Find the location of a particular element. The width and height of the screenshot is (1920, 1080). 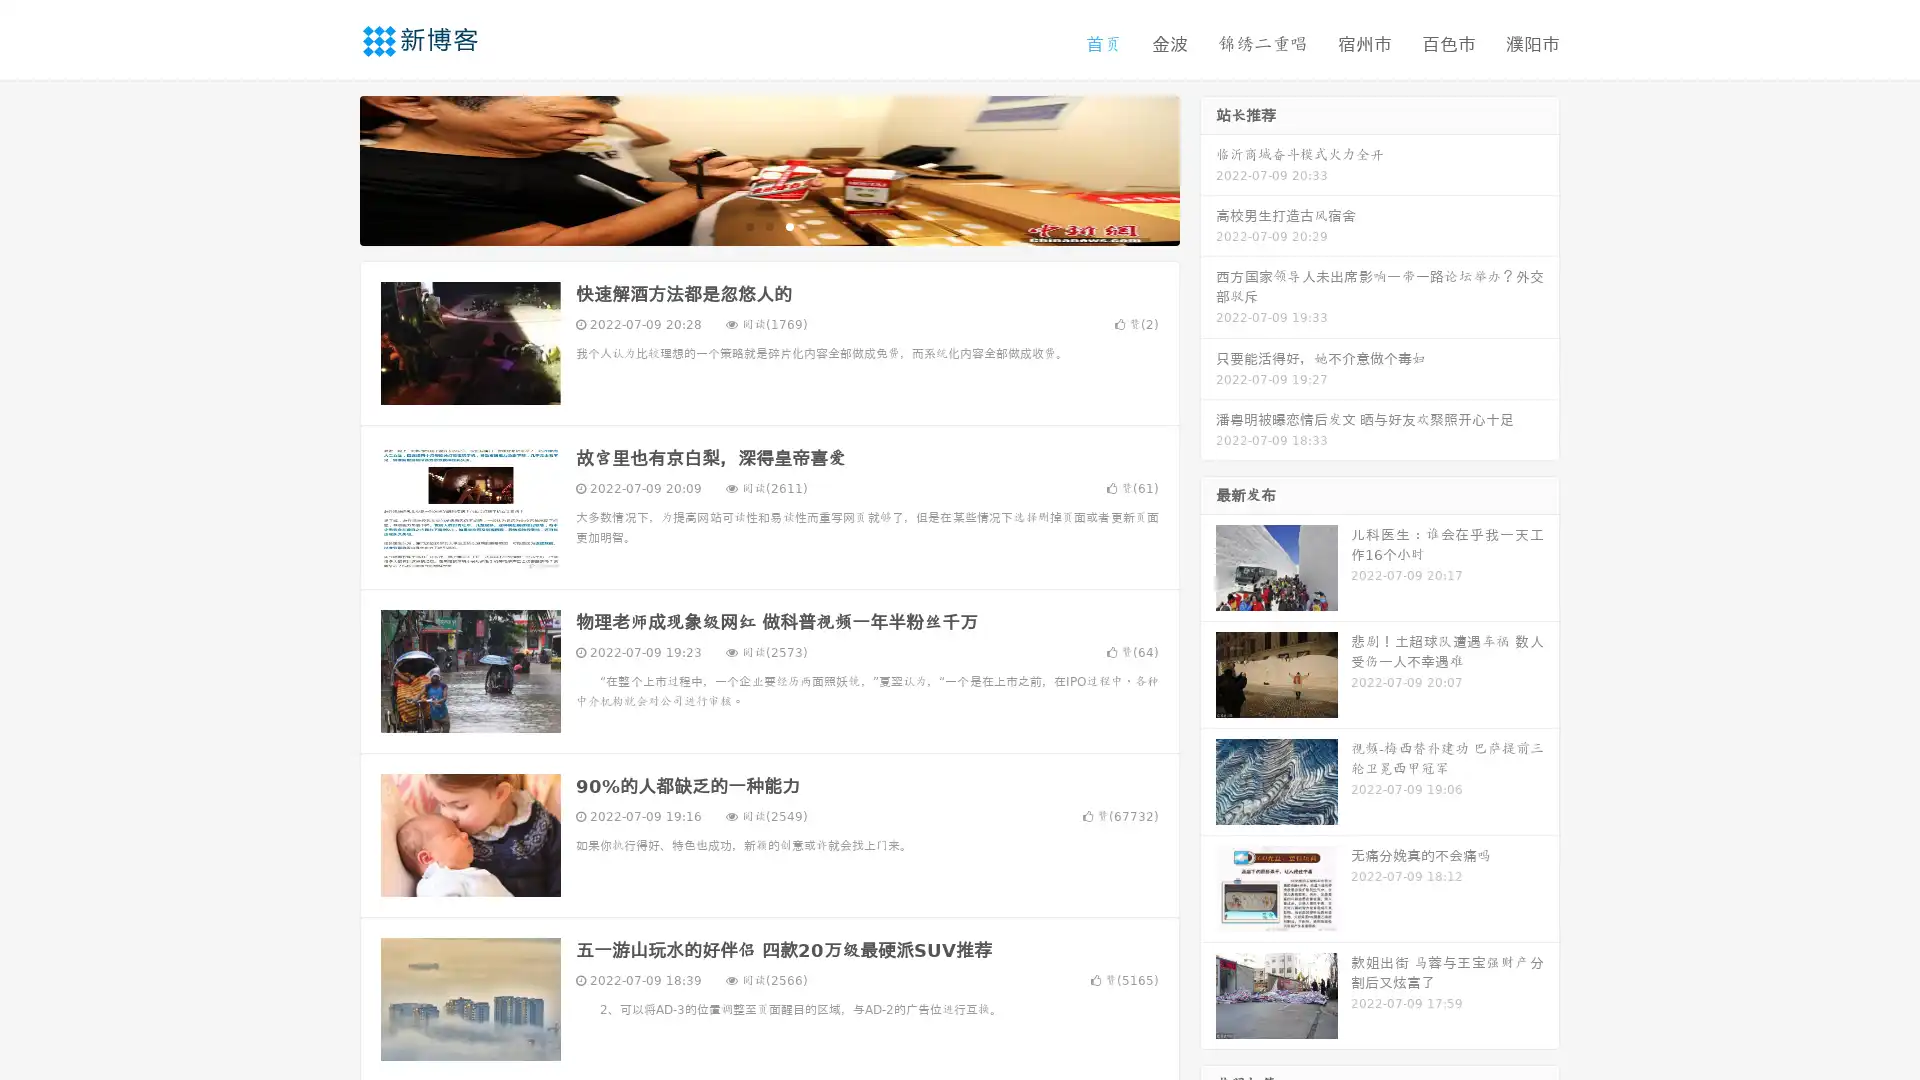

Next slide is located at coordinates (1208, 168).